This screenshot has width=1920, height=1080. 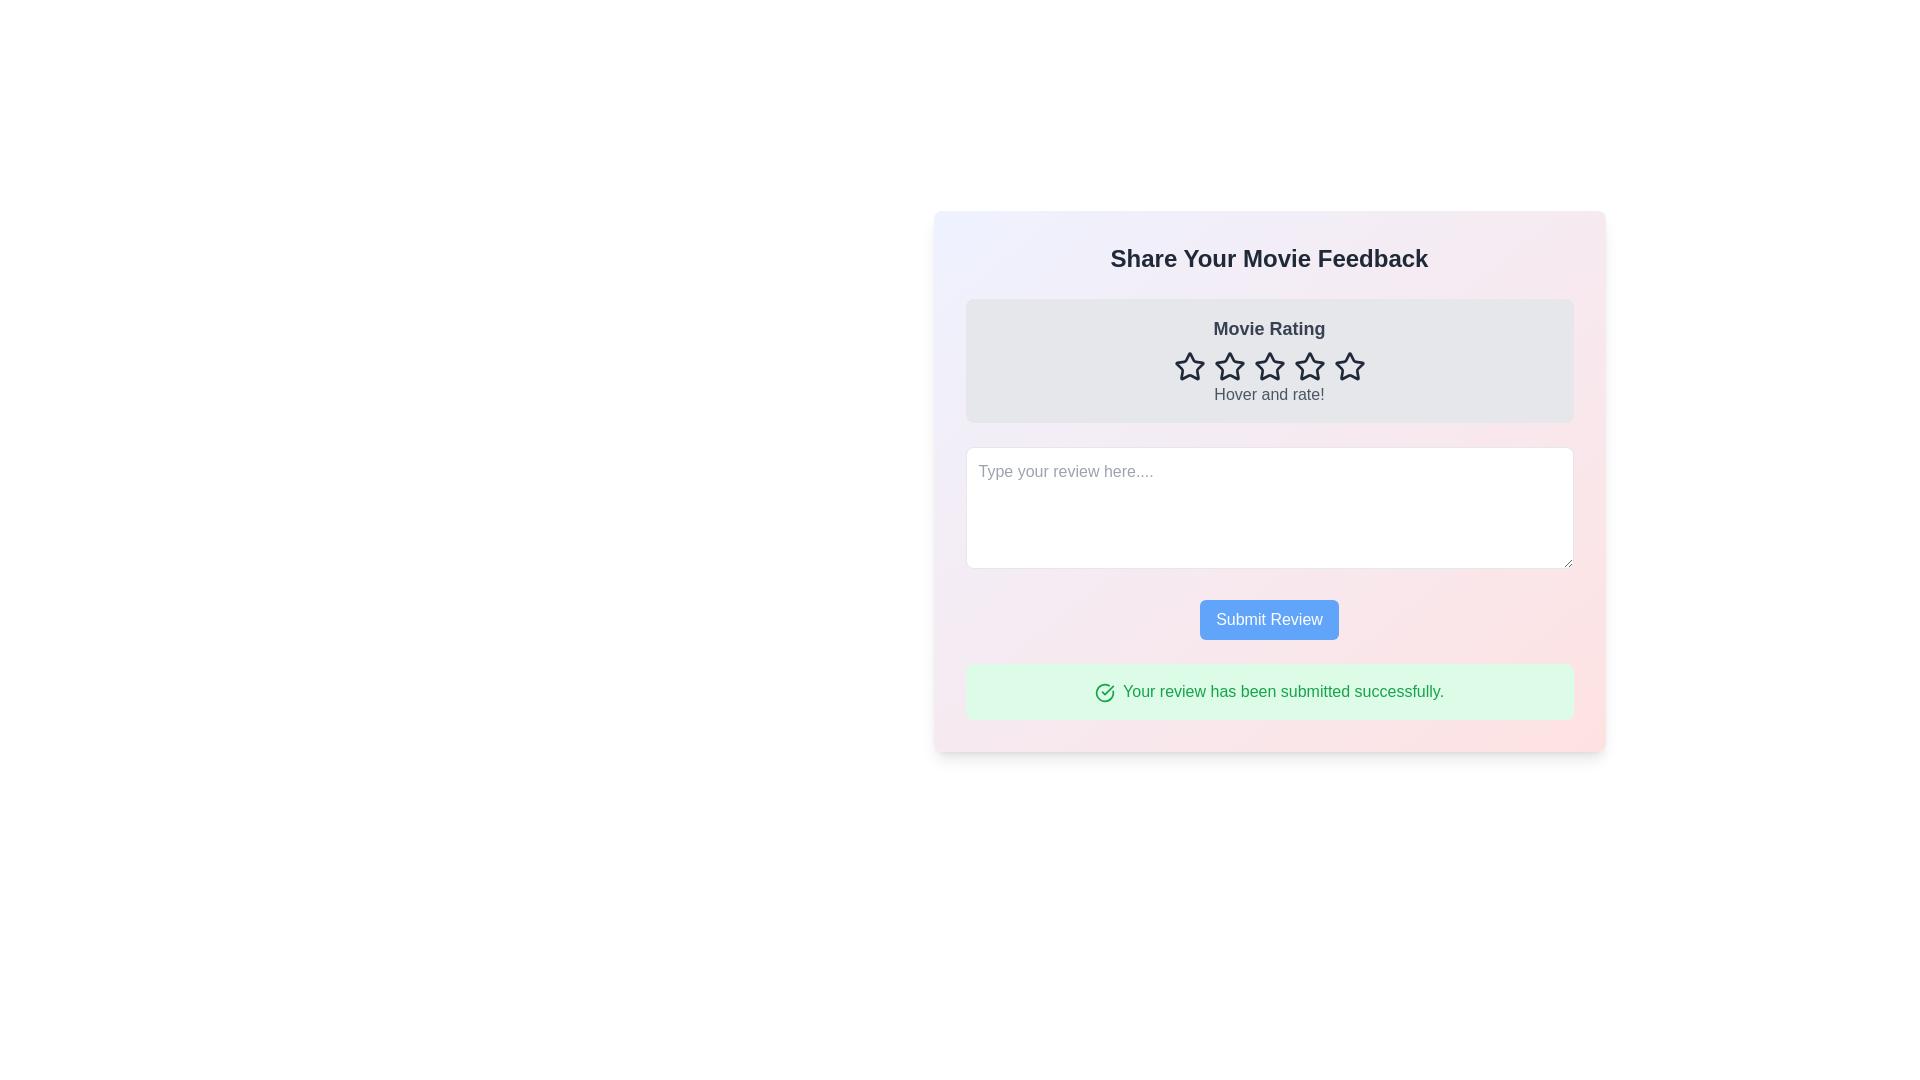 I want to click on the Rating section with stars to read the rating instructions for providing feedback on the movie, so click(x=1268, y=361).